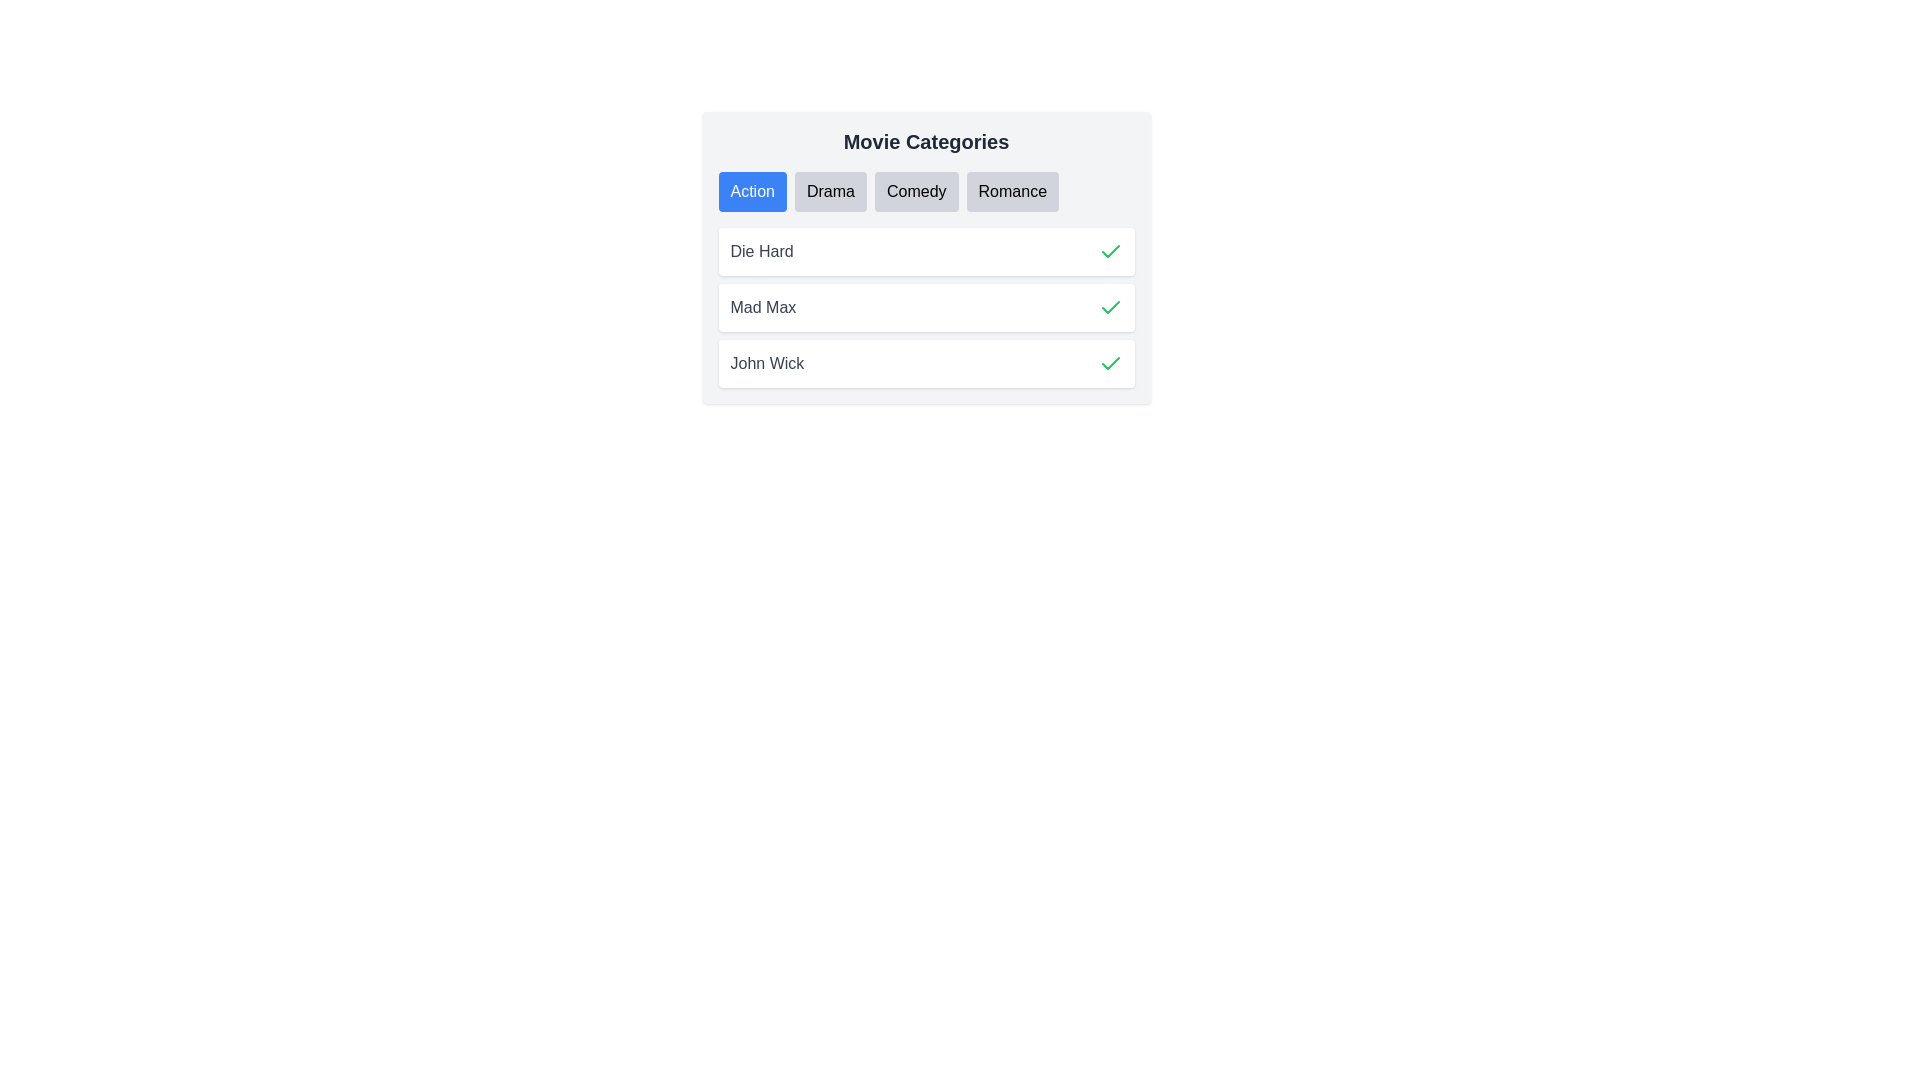  Describe the element at coordinates (762, 308) in the screenshot. I see `the text label reading 'Mad Max', which is the second item in the vertical list under 'Movie Categories'` at that location.